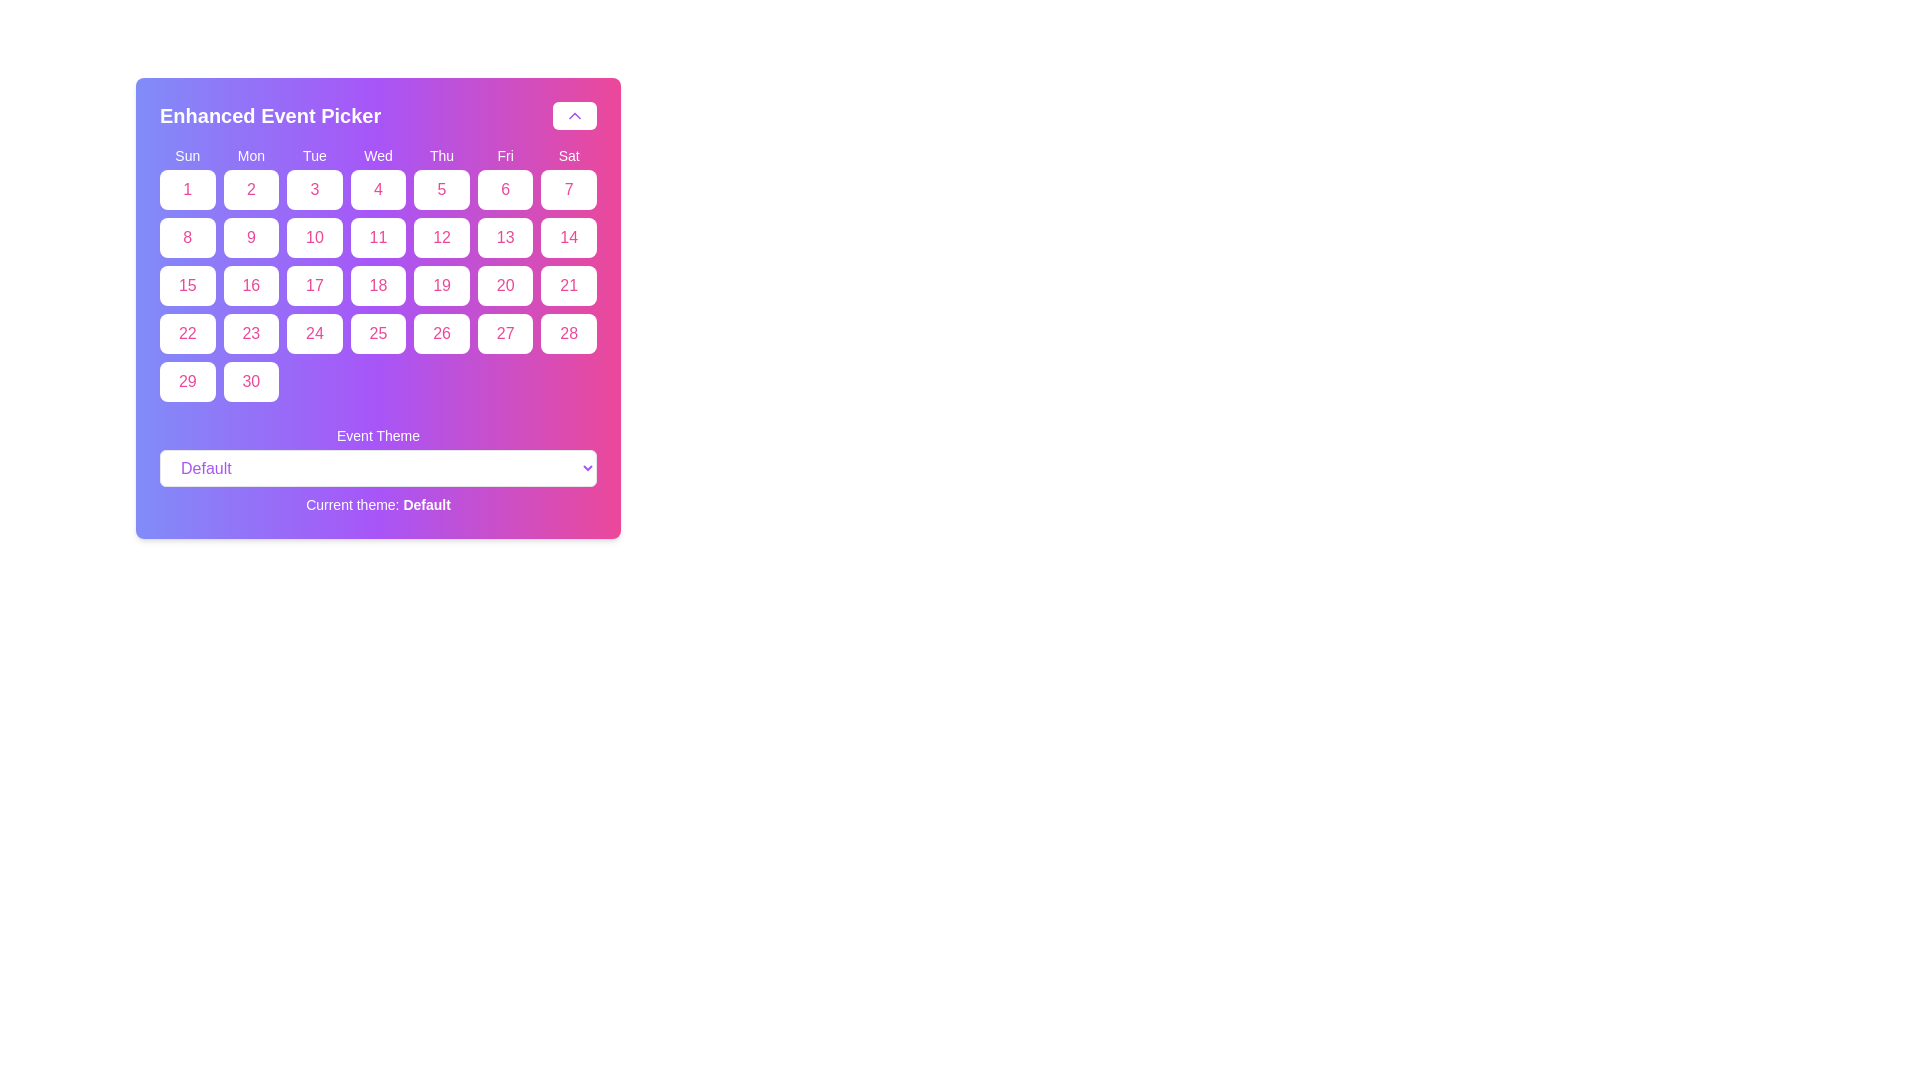 This screenshot has width=1920, height=1080. What do you see at coordinates (187, 285) in the screenshot?
I see `the button representing the 15th day of the month` at bounding box center [187, 285].